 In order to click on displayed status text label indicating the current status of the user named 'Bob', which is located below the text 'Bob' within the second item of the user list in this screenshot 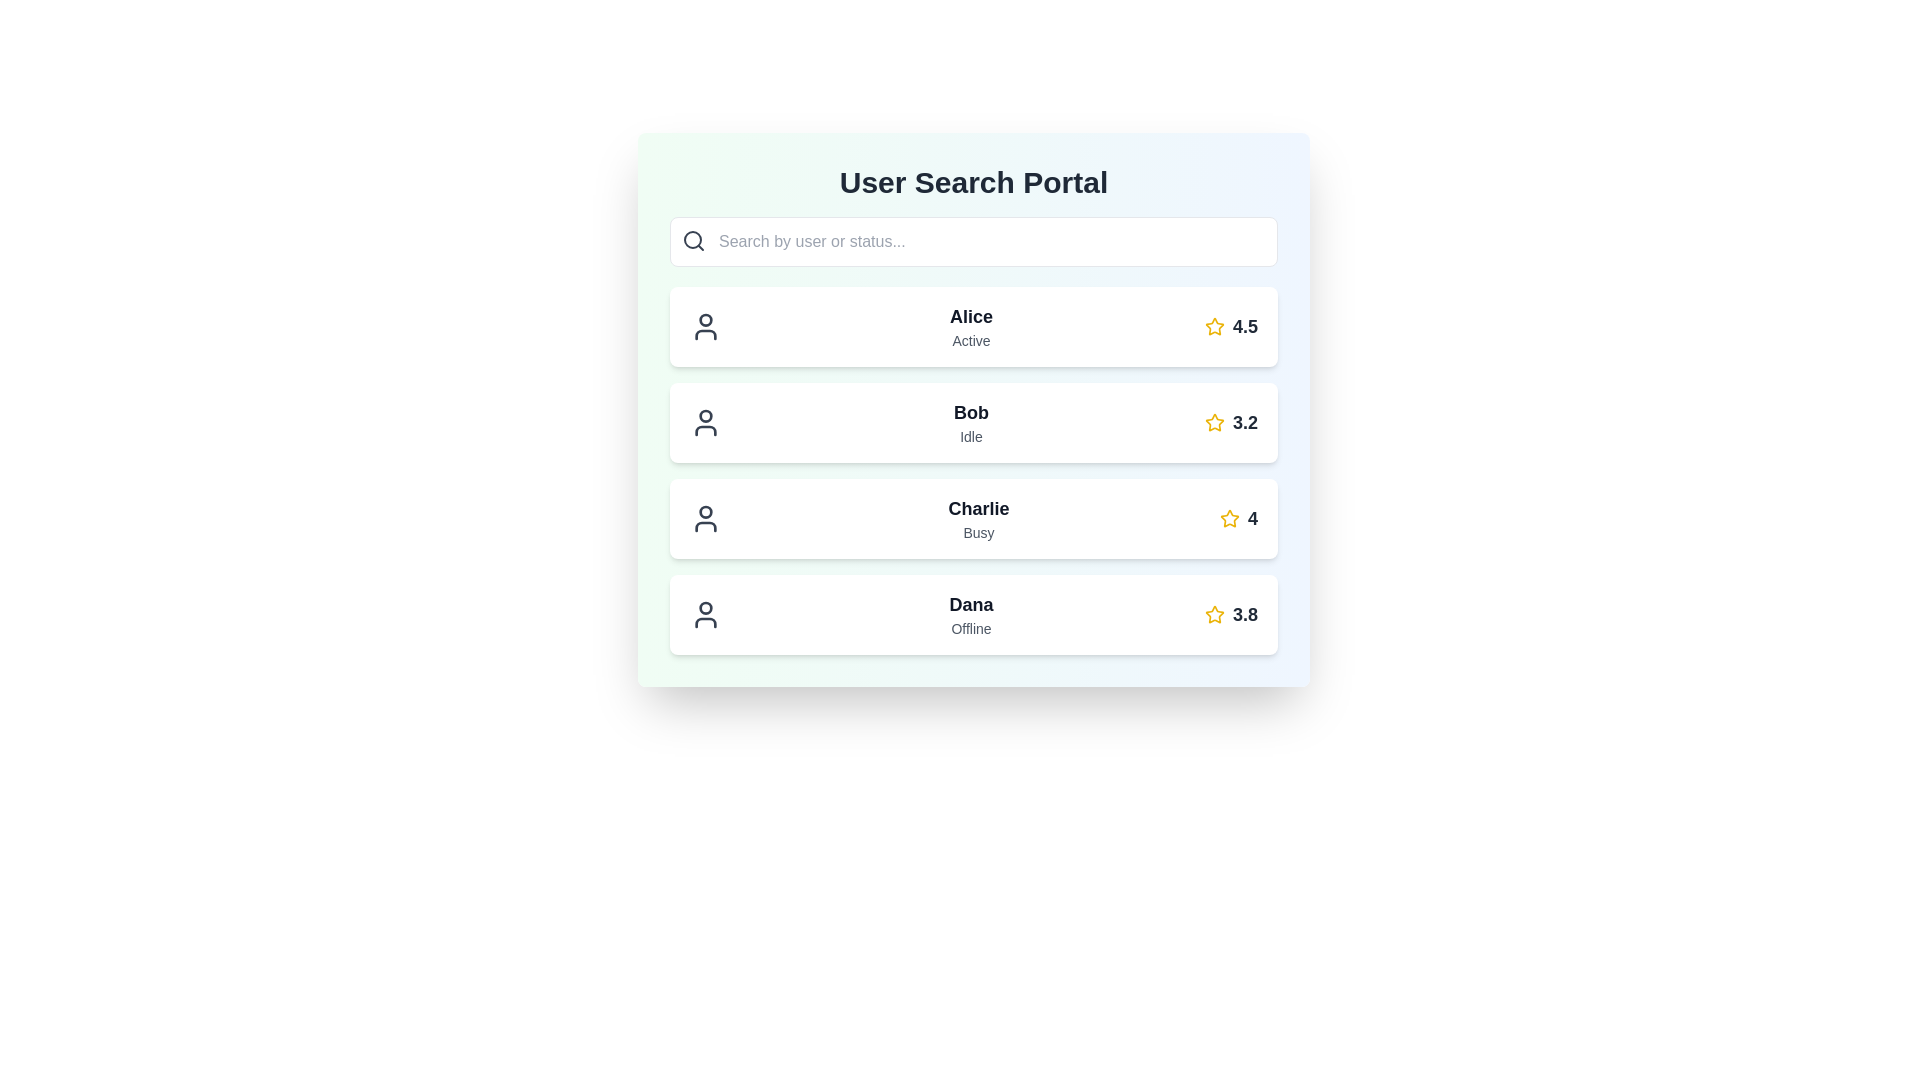, I will do `click(971, 435)`.